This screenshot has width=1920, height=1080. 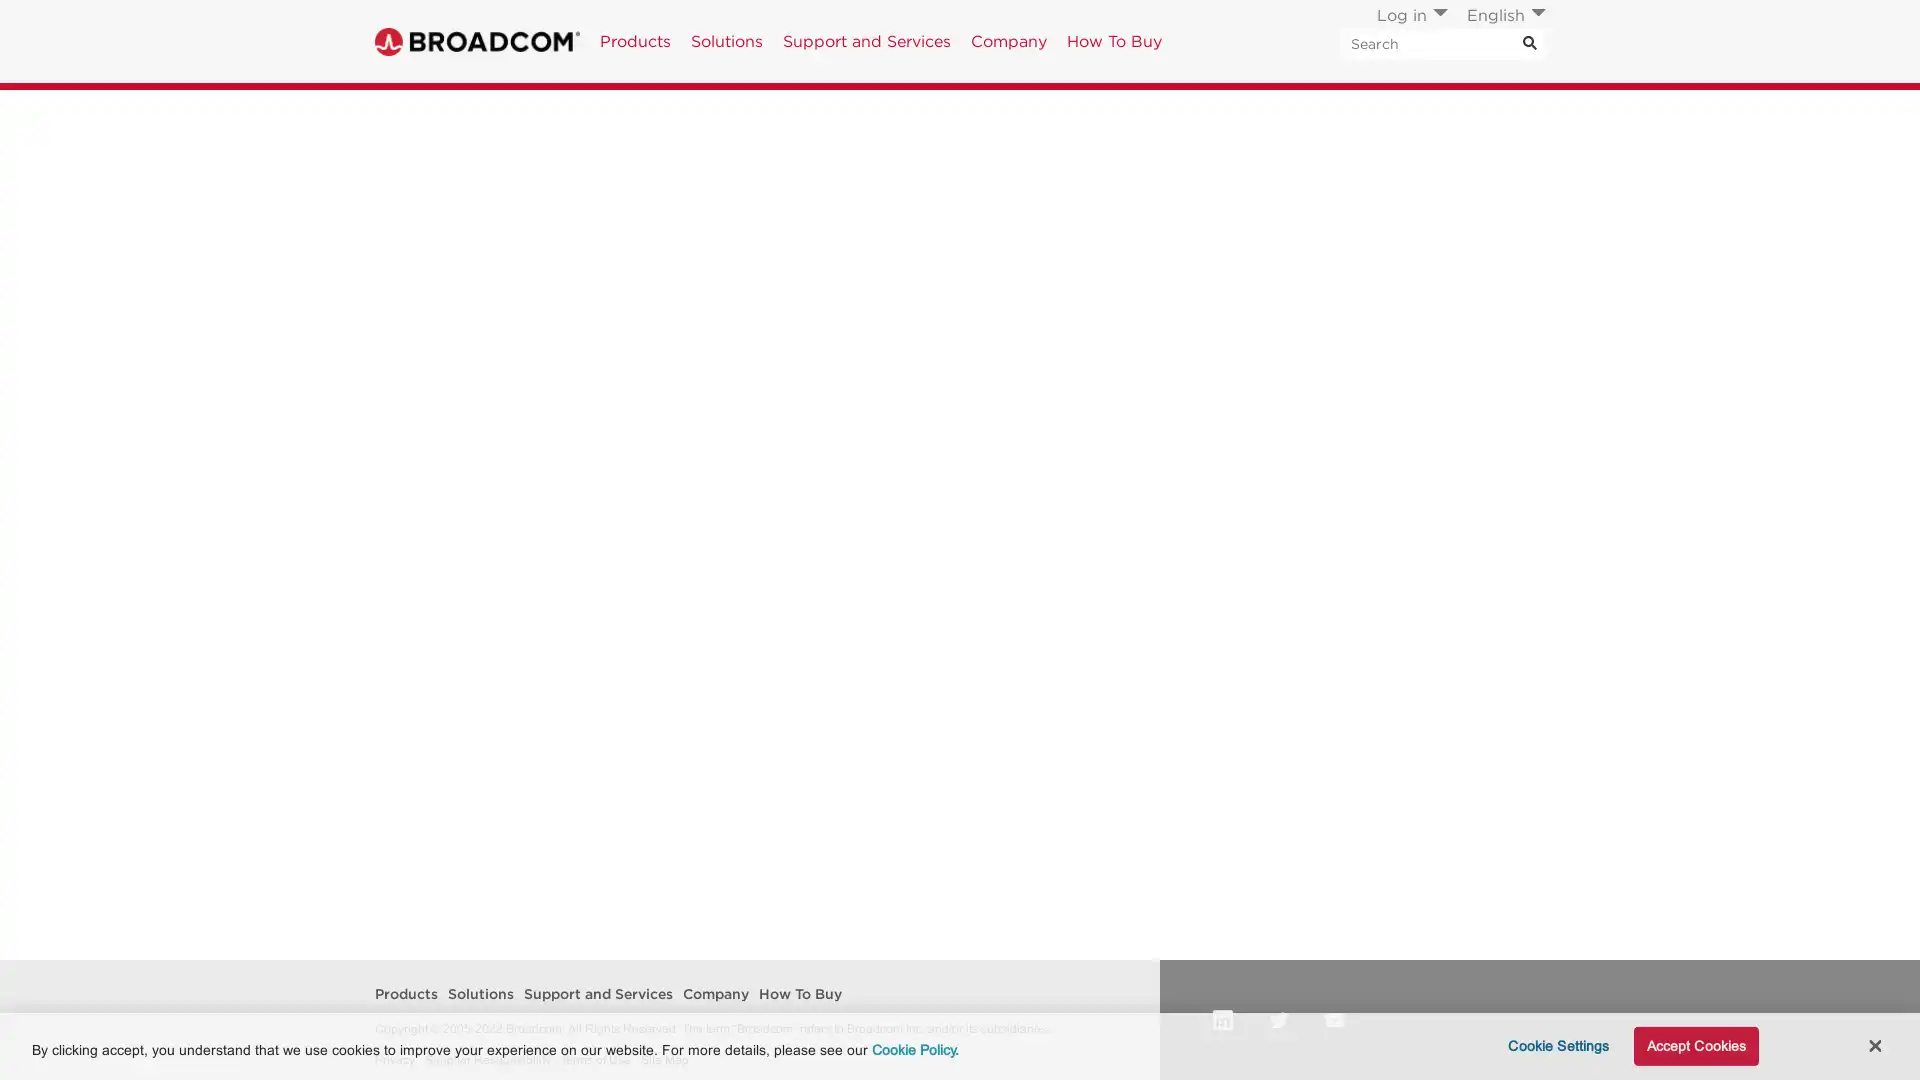 I want to click on Print, so click(x=1395, y=113).